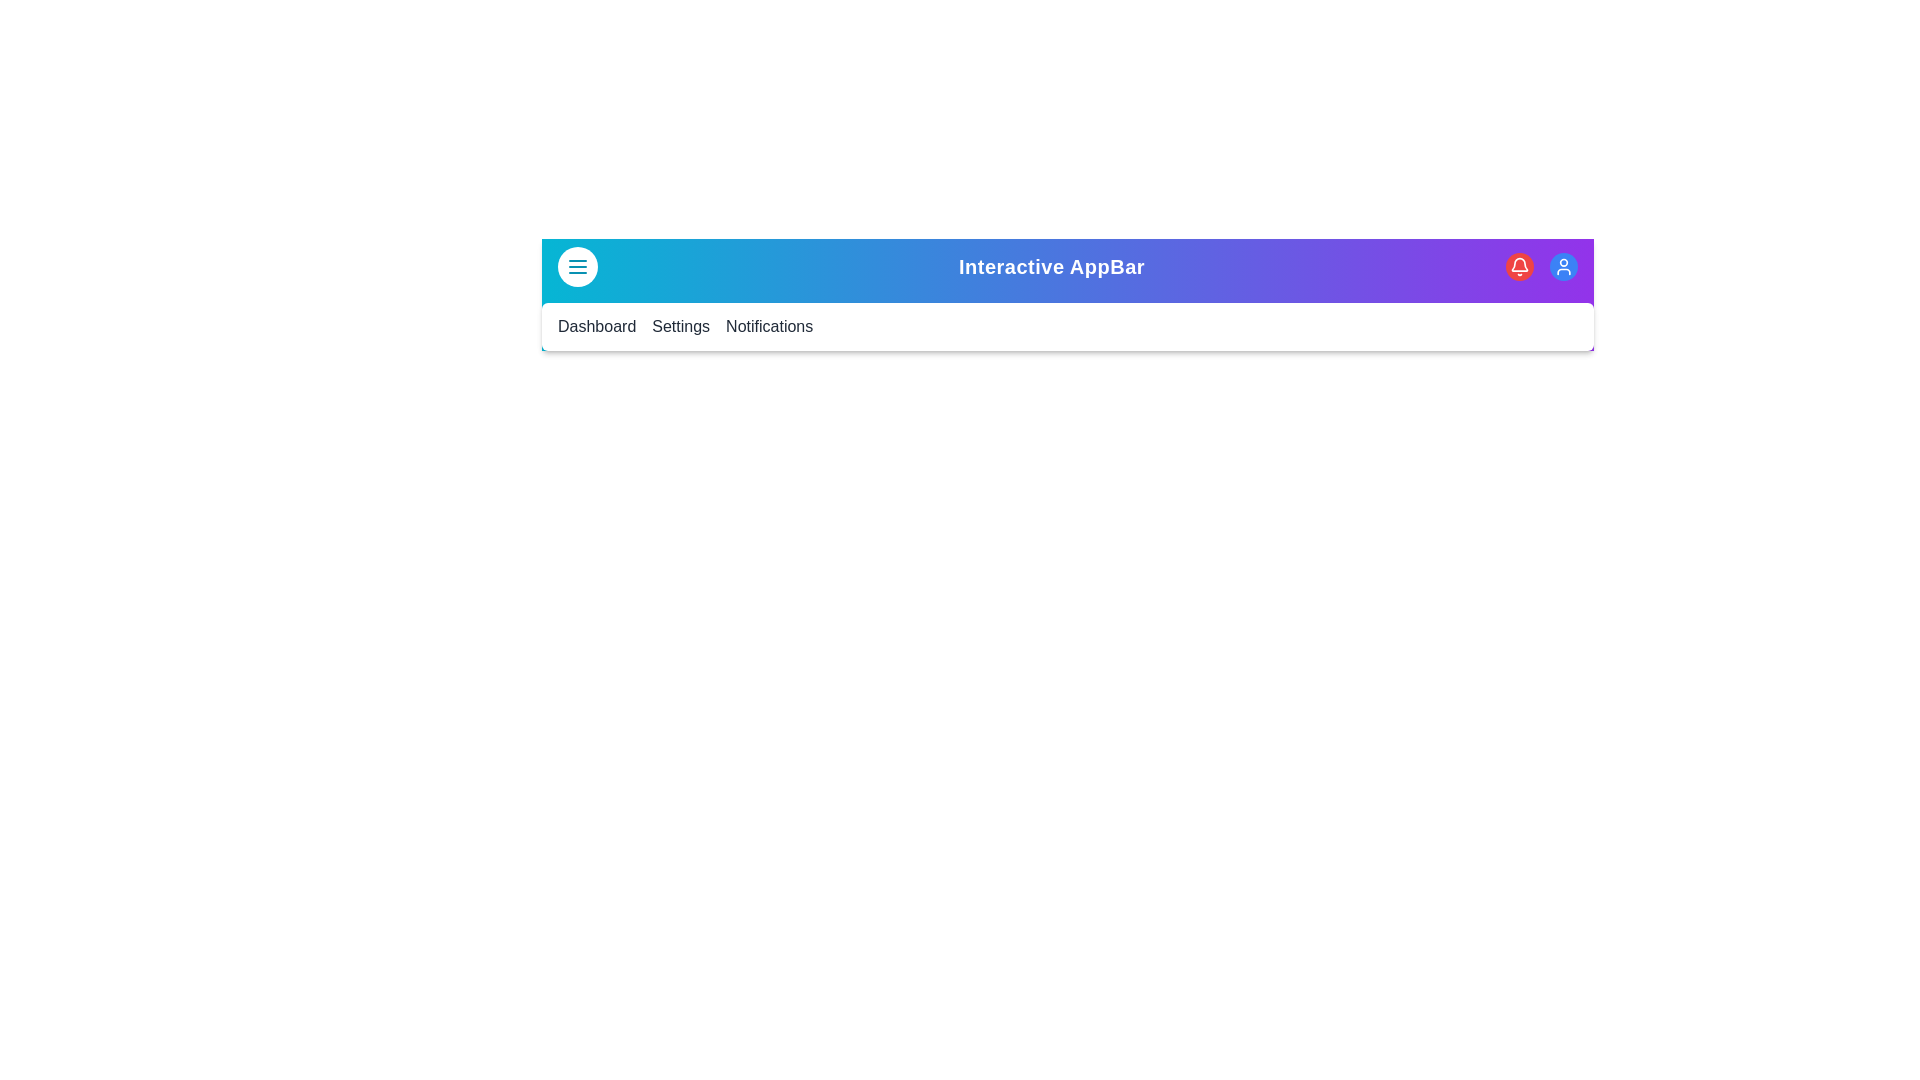  Describe the element at coordinates (681, 326) in the screenshot. I see `the Settings button to navigate to the desired section` at that location.